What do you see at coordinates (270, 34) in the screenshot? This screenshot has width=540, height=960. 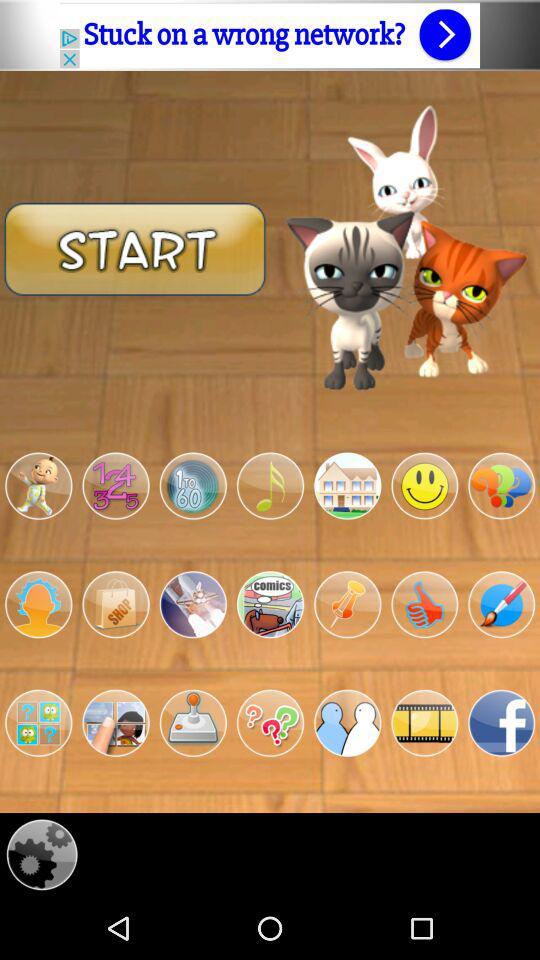 I see `open advertisement` at bounding box center [270, 34].